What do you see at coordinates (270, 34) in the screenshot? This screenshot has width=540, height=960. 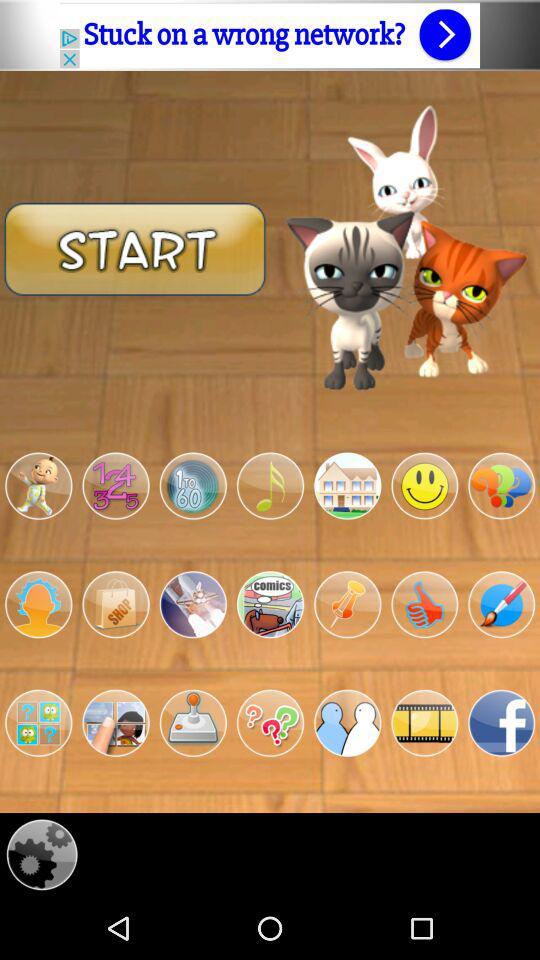 I see `open advertisement` at bounding box center [270, 34].